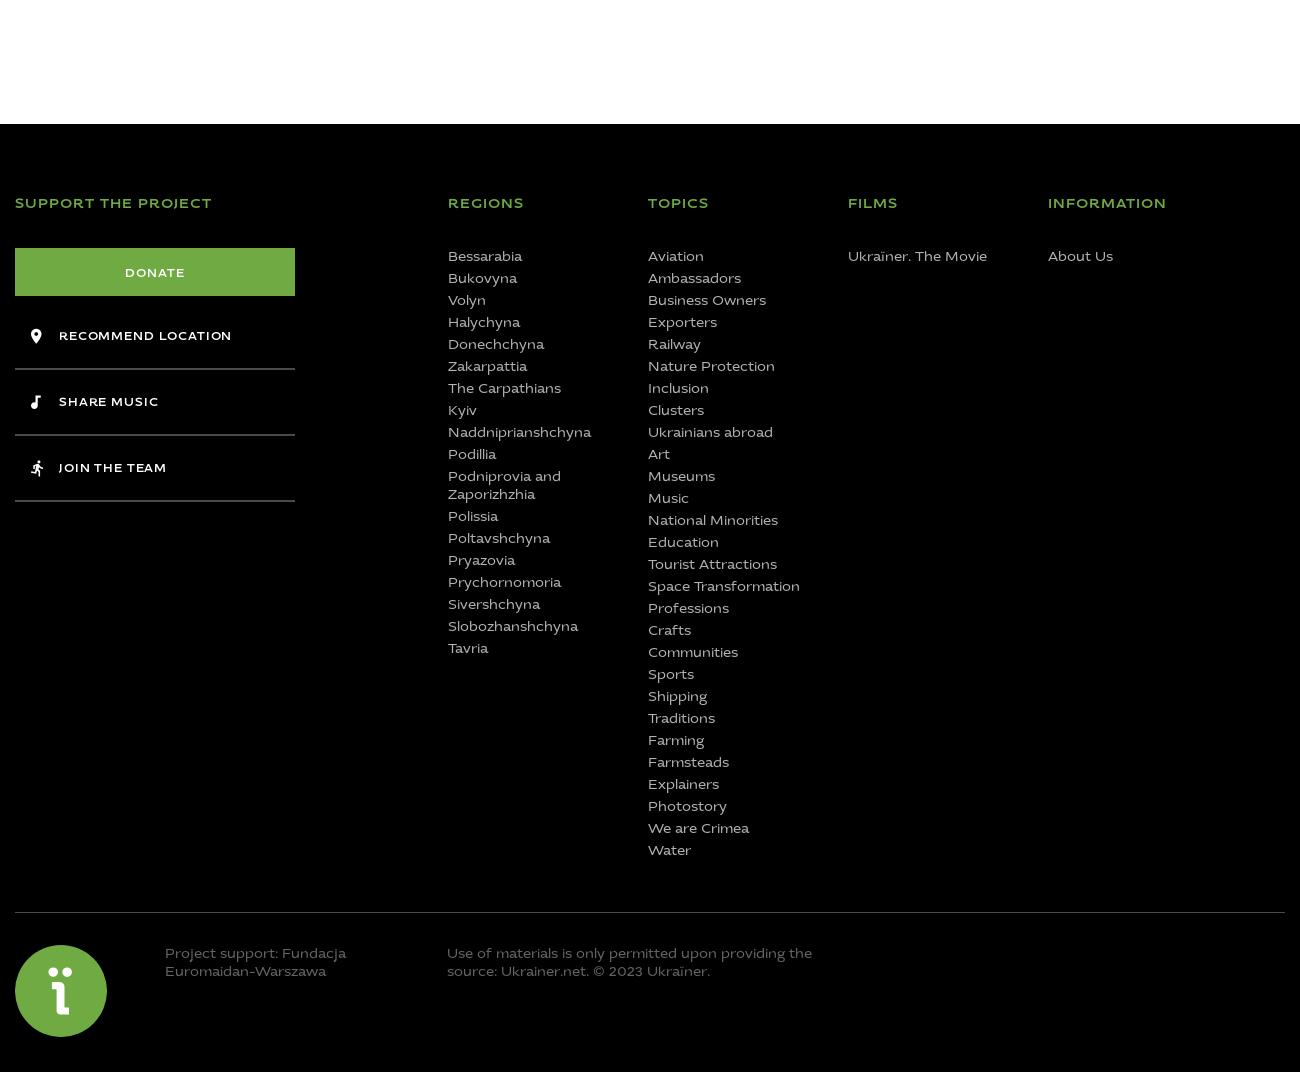 Image resolution: width=1300 pixels, height=1072 pixels. What do you see at coordinates (629, 961) in the screenshot?
I see `'is only permitted upon providing the source: Ukrainer.net. © 2023 Ukraїner.'` at bounding box center [629, 961].